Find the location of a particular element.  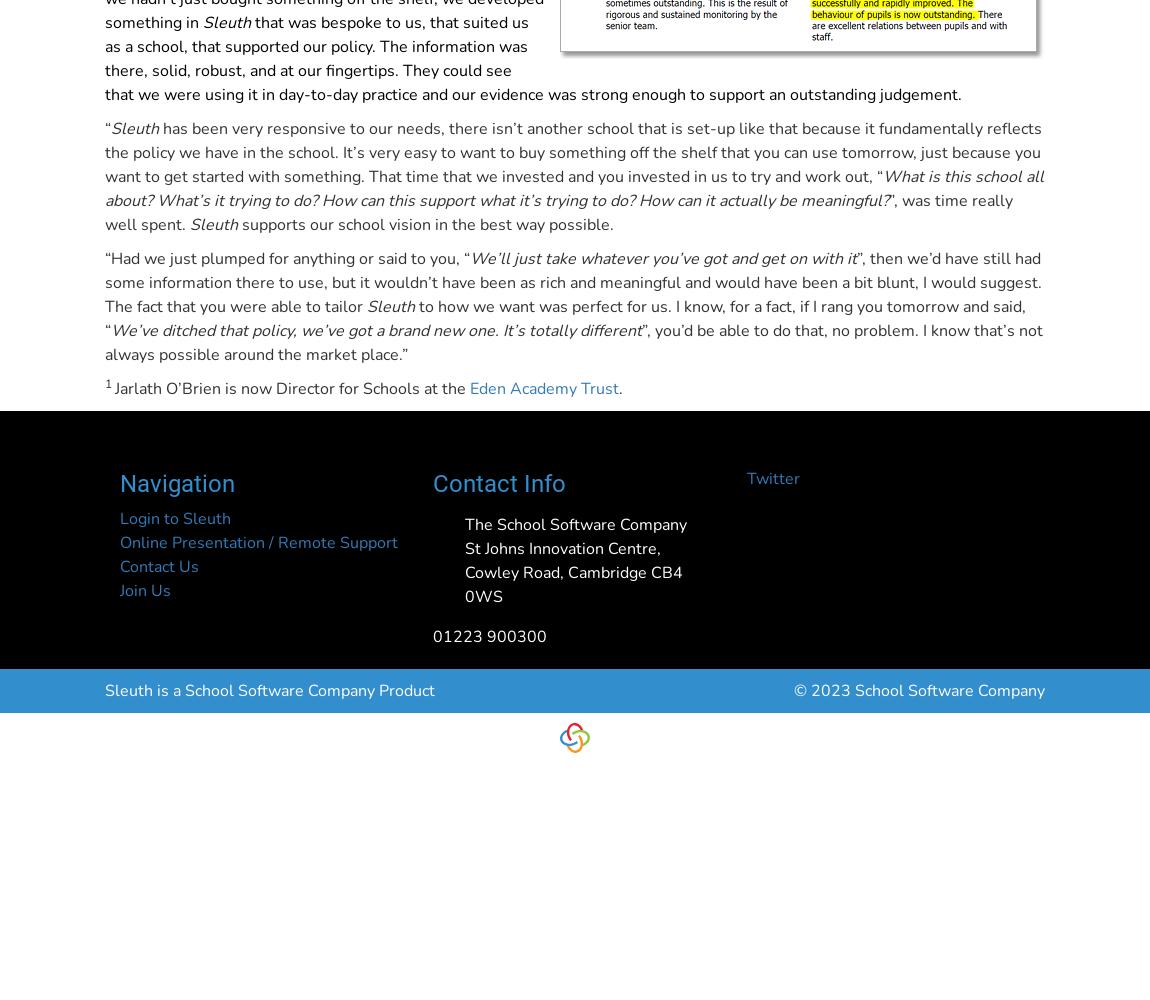

'Contact Info' is located at coordinates (499, 483).